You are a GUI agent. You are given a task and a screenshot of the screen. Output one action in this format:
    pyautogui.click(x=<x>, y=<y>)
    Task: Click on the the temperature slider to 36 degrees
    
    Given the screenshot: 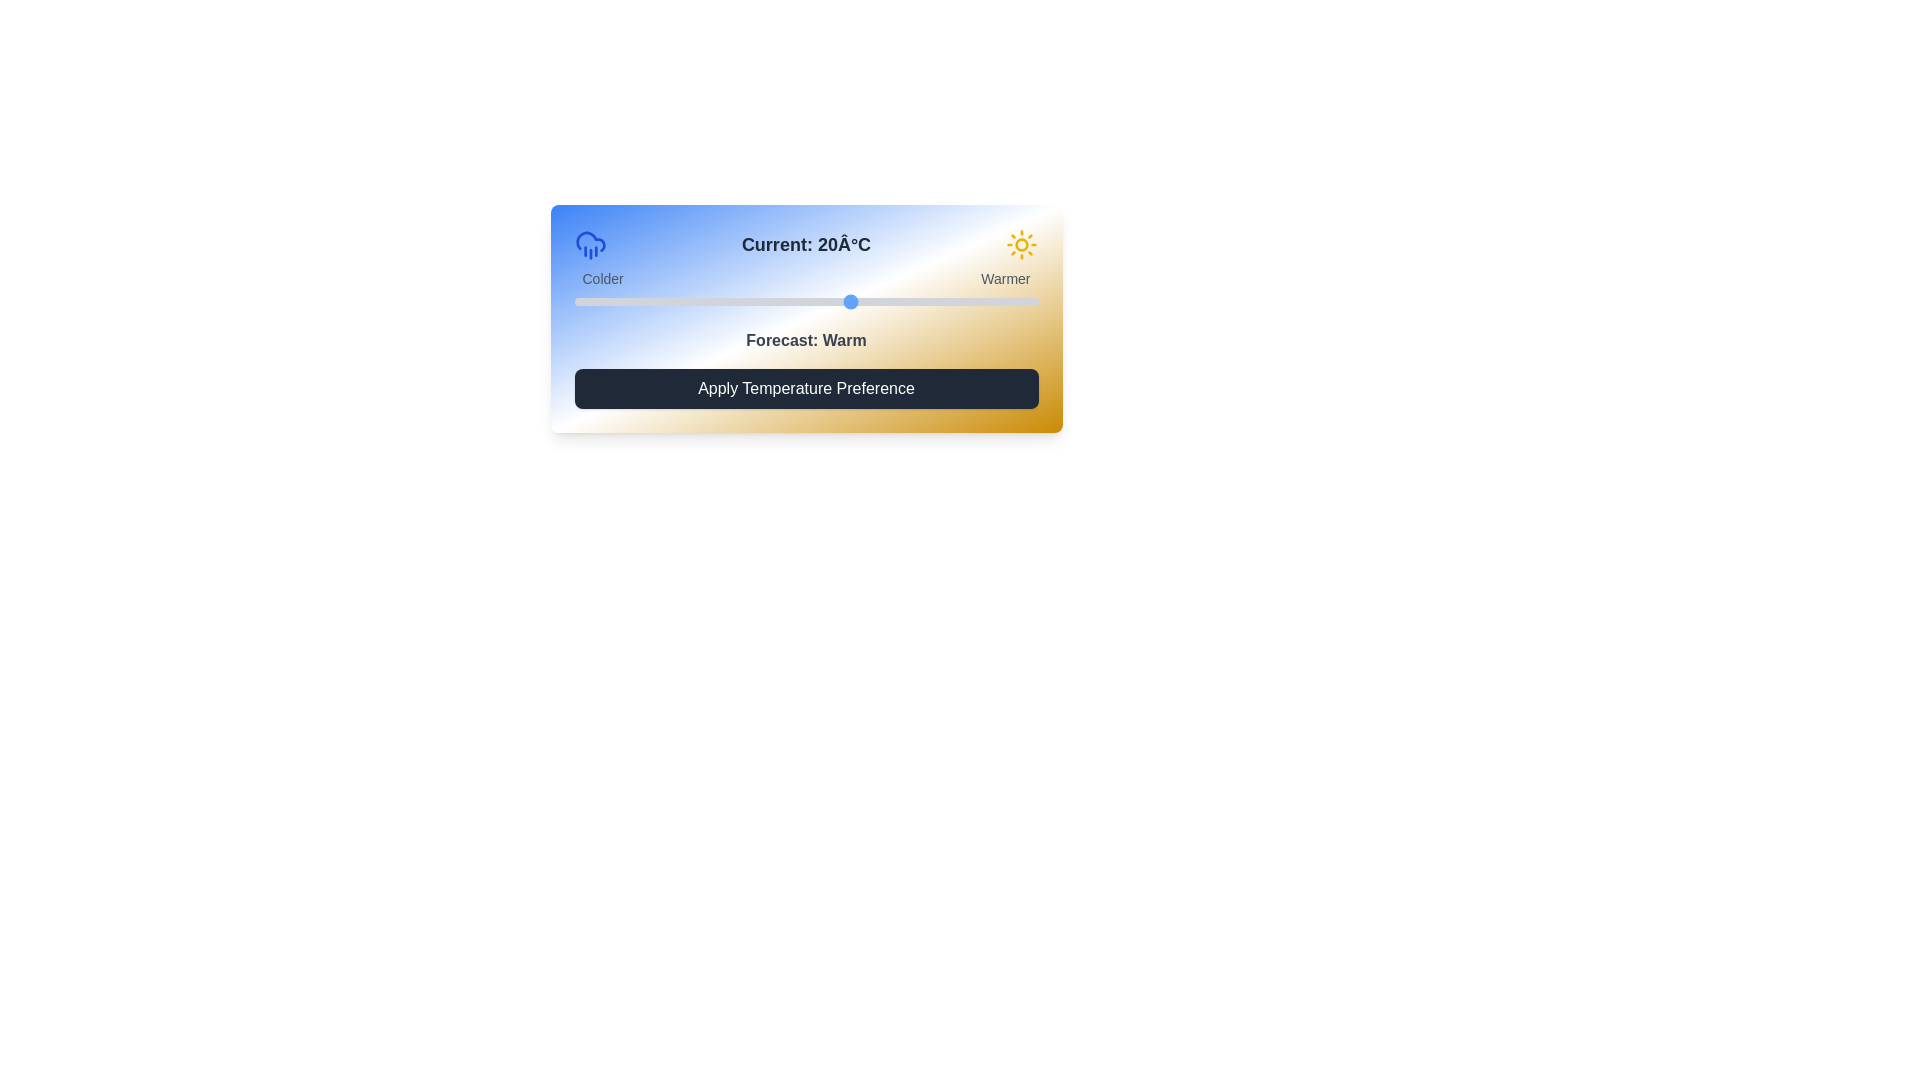 What is the action you would take?
    pyautogui.click(x=1001, y=301)
    